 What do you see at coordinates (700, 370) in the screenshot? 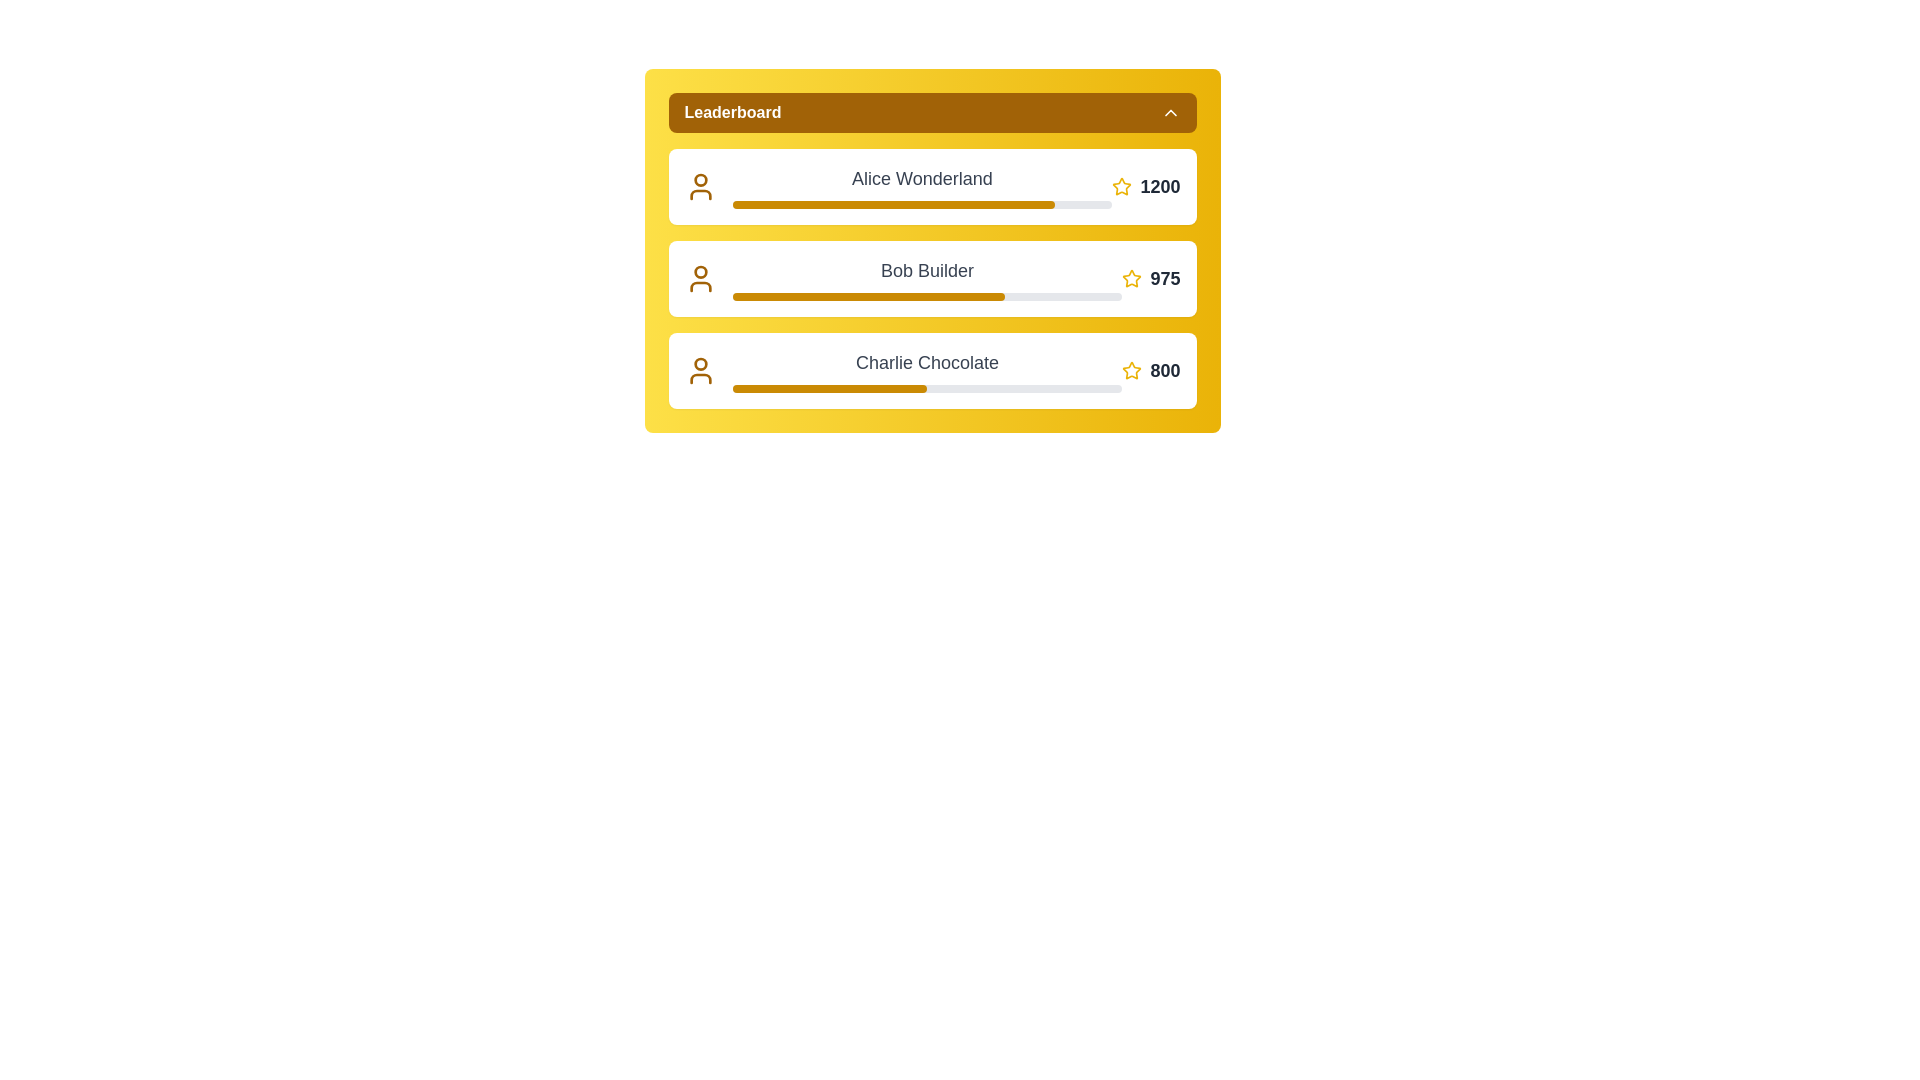
I see `the user profile icon, which is a yellowish avatar outline located in the third row of the leaderboard, just before 'Charlie Chocolate'` at bounding box center [700, 370].